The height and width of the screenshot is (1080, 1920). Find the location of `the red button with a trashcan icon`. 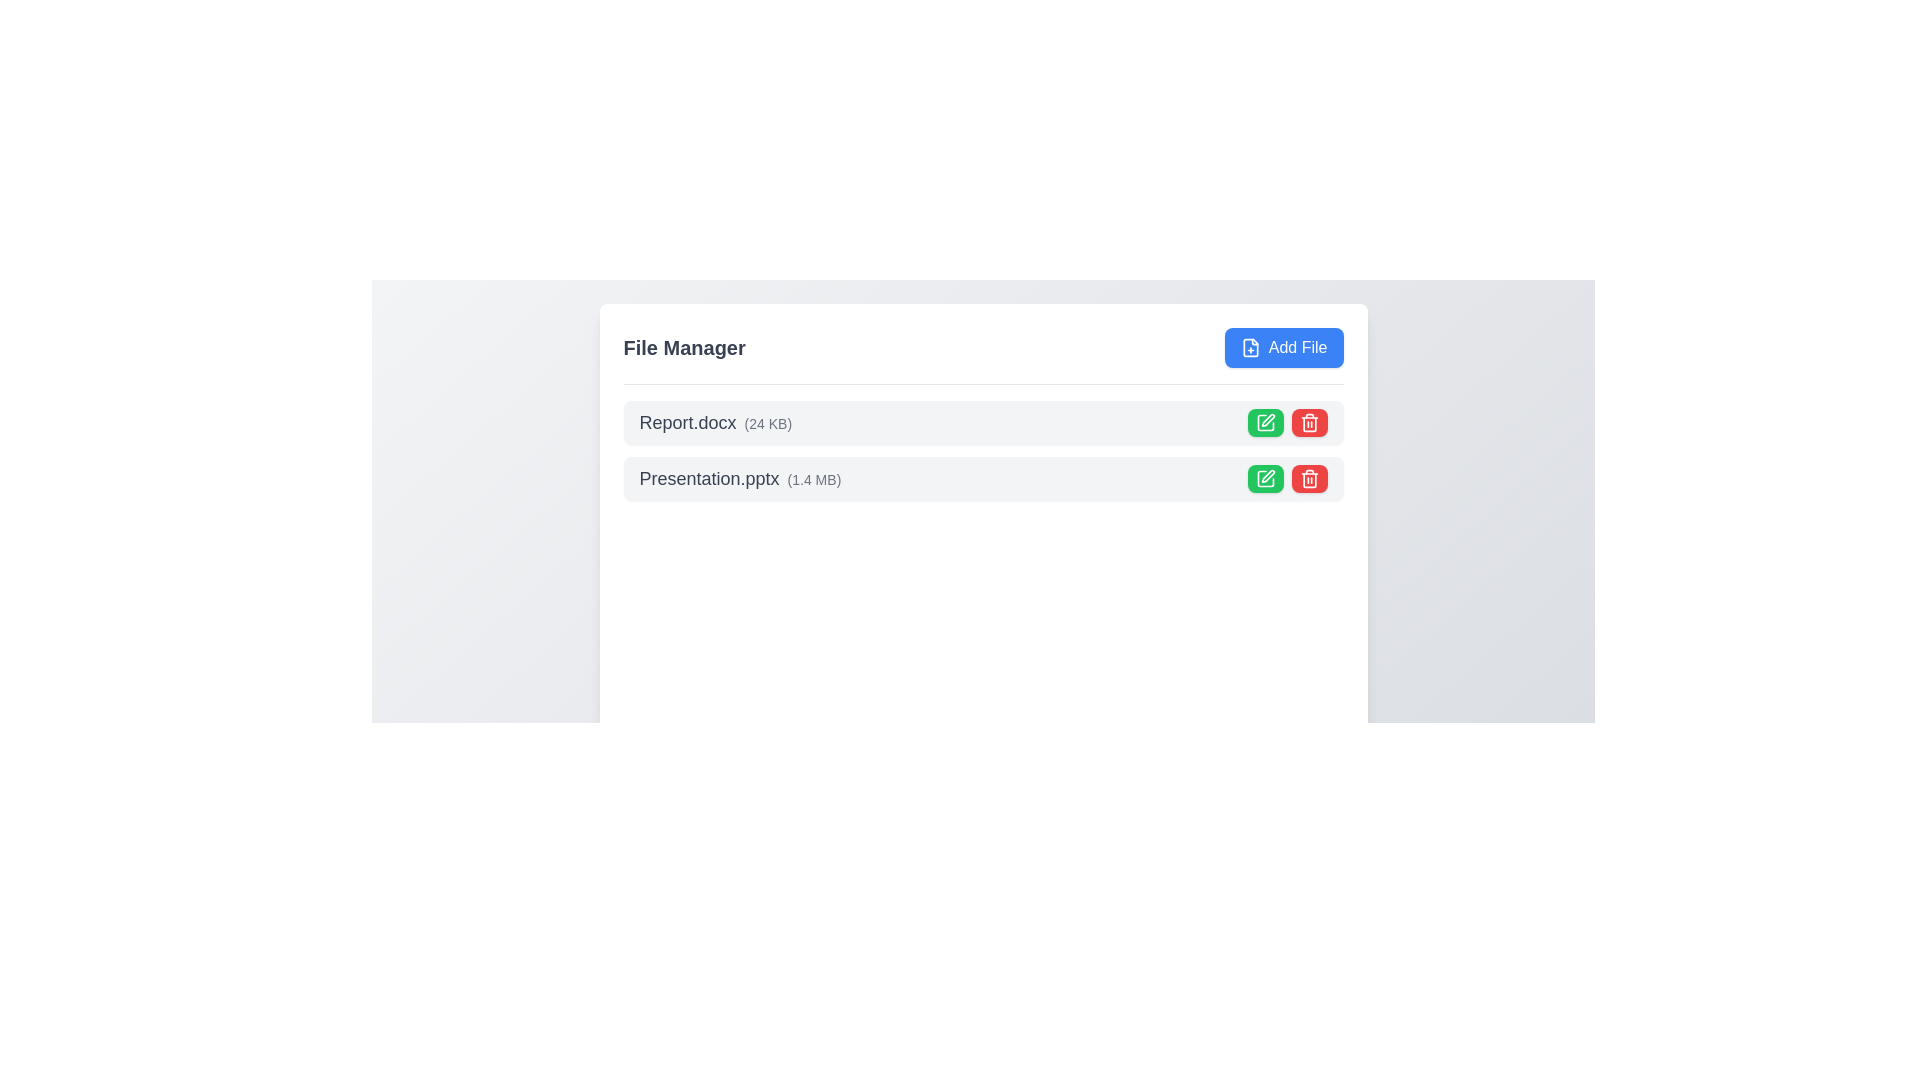

the red button with a trashcan icon is located at coordinates (1309, 422).